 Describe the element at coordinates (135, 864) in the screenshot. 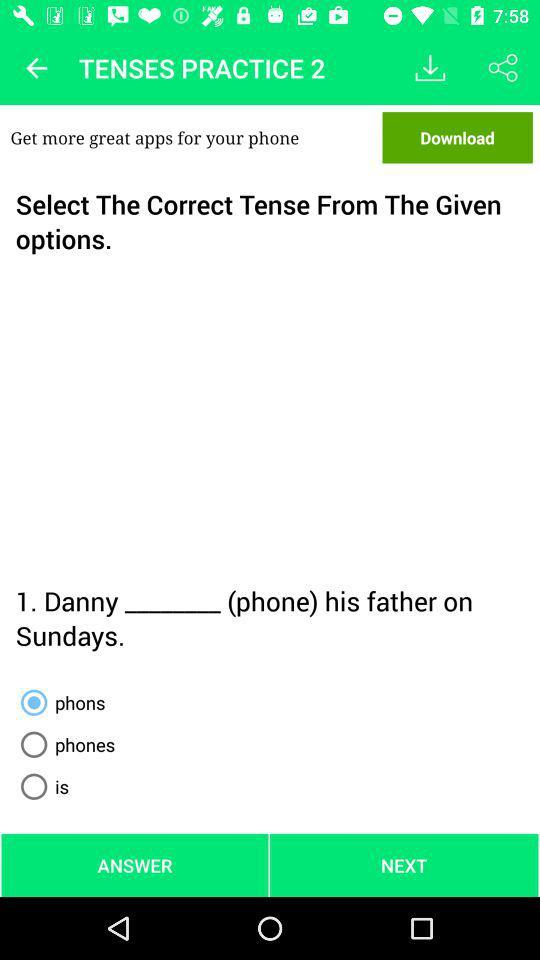

I see `the icon to the left of the next item` at that location.